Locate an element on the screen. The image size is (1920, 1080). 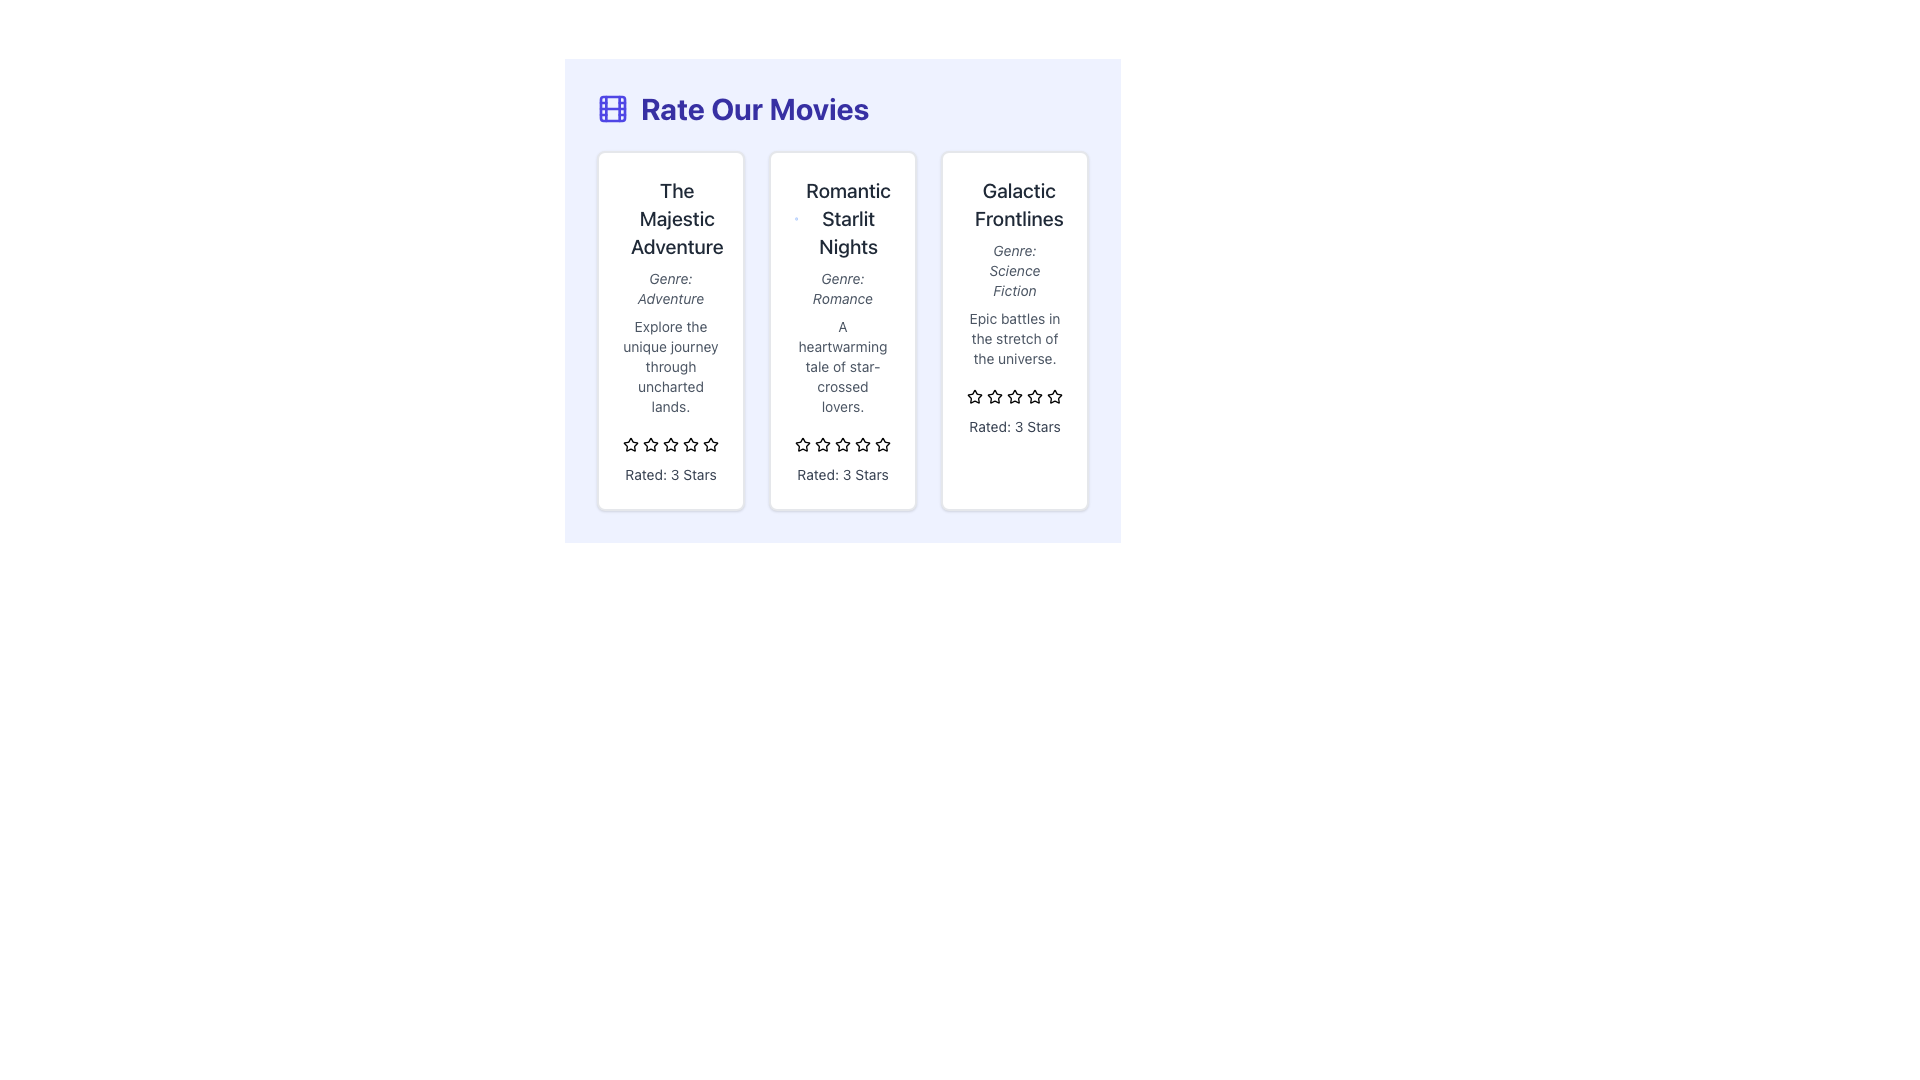
text from the Label indicating the genre of the film 'The Majestic Adventure', located below the title and above the descriptive paragraph is located at coordinates (671, 289).